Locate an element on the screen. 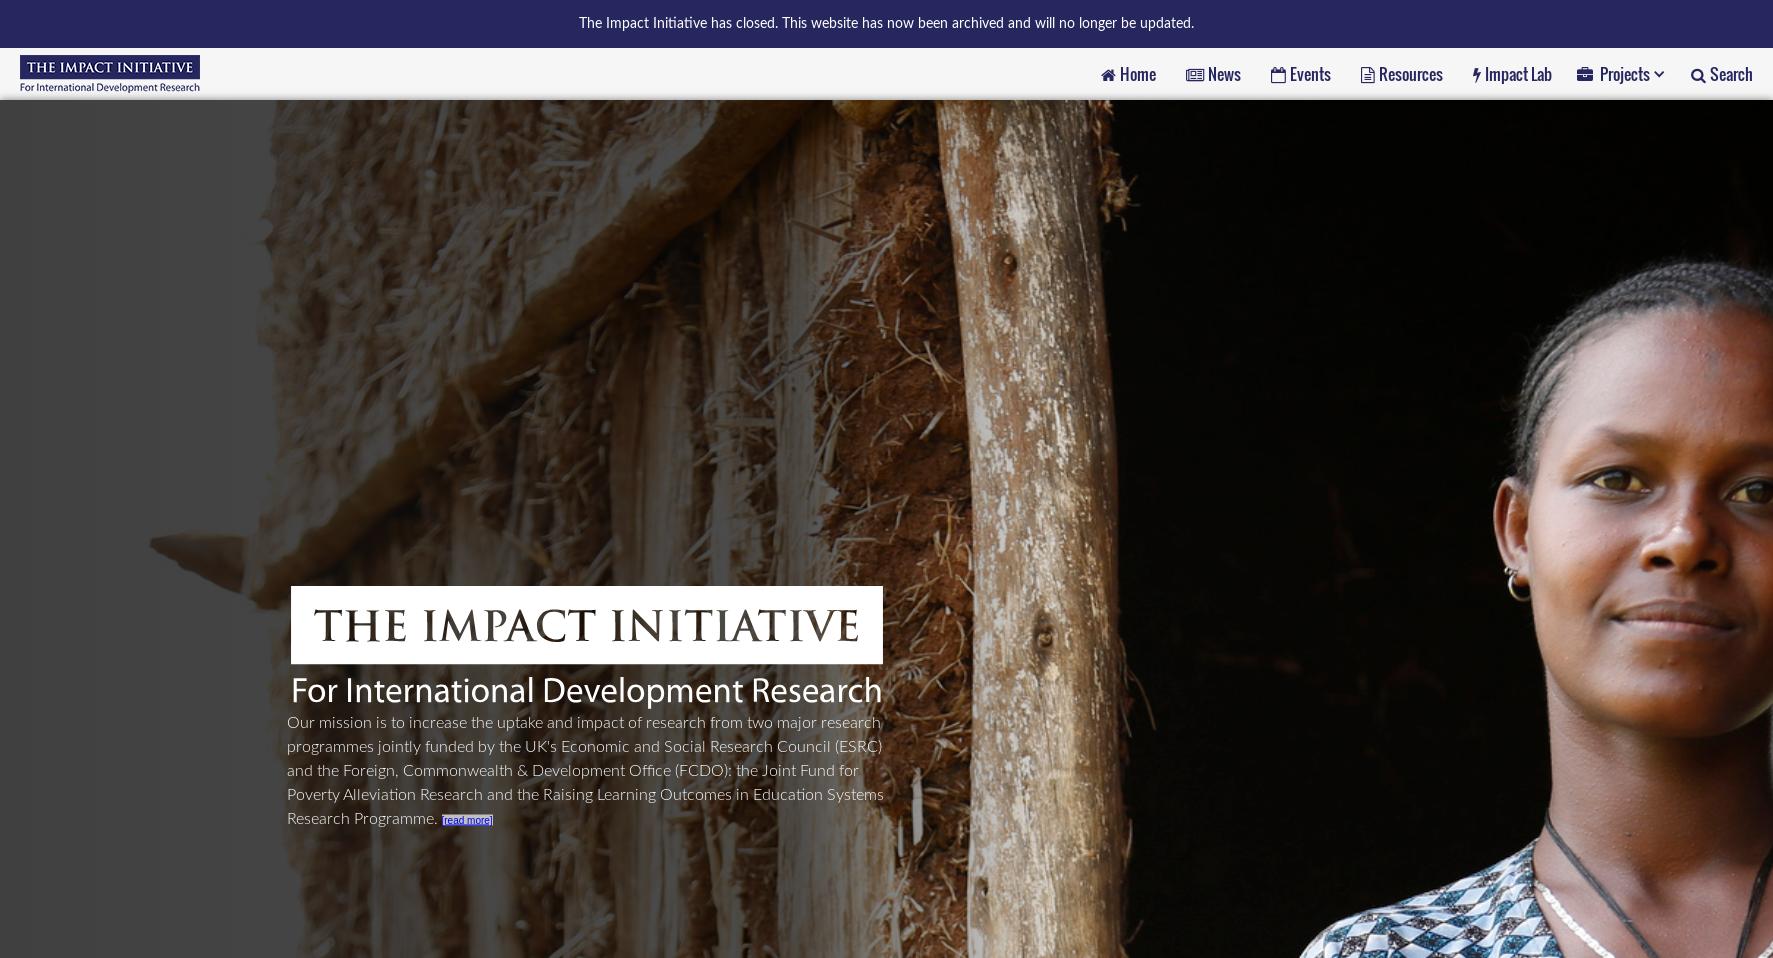 This screenshot has height=958, width=1773. 'Events' is located at coordinates (1310, 71).